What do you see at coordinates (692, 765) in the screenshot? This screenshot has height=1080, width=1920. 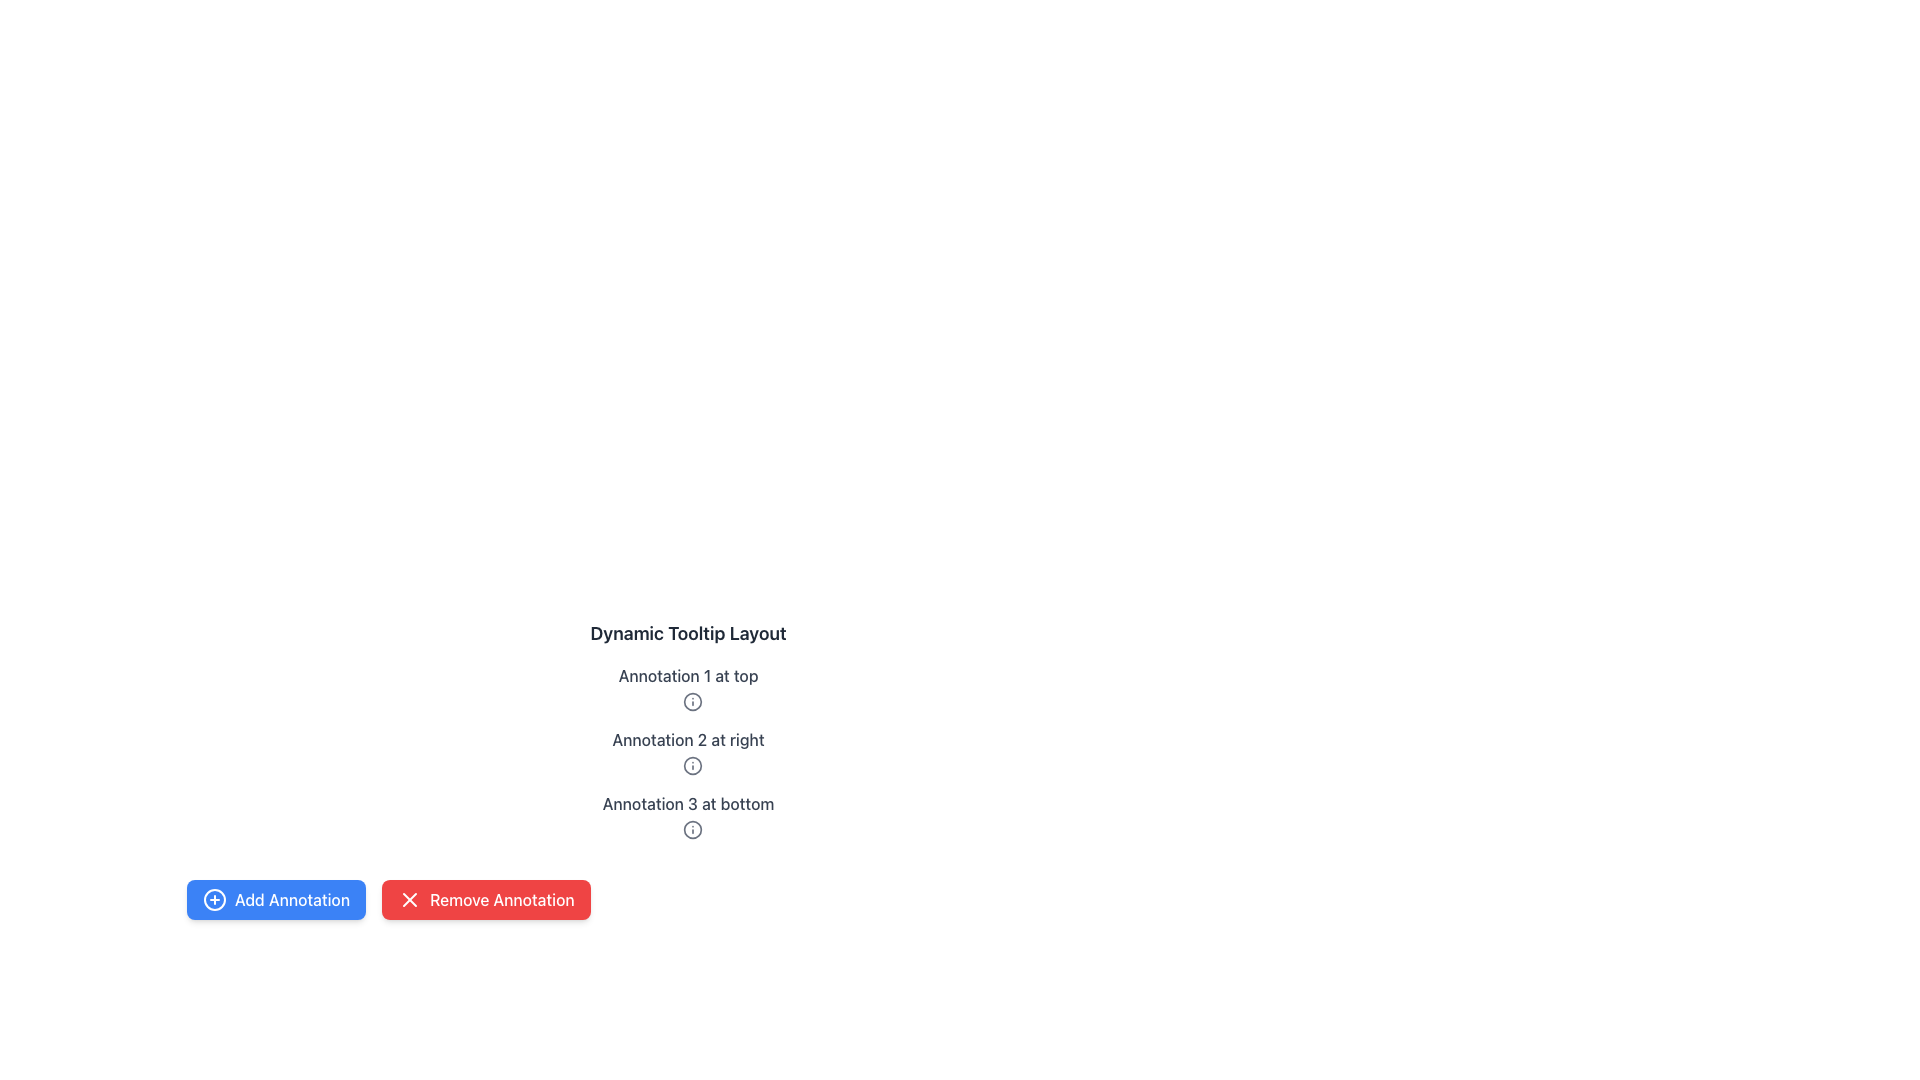 I see `the circular iconographic element located to the right of the text 'Annotation 2 at right' to trigger a tooltip` at bounding box center [692, 765].